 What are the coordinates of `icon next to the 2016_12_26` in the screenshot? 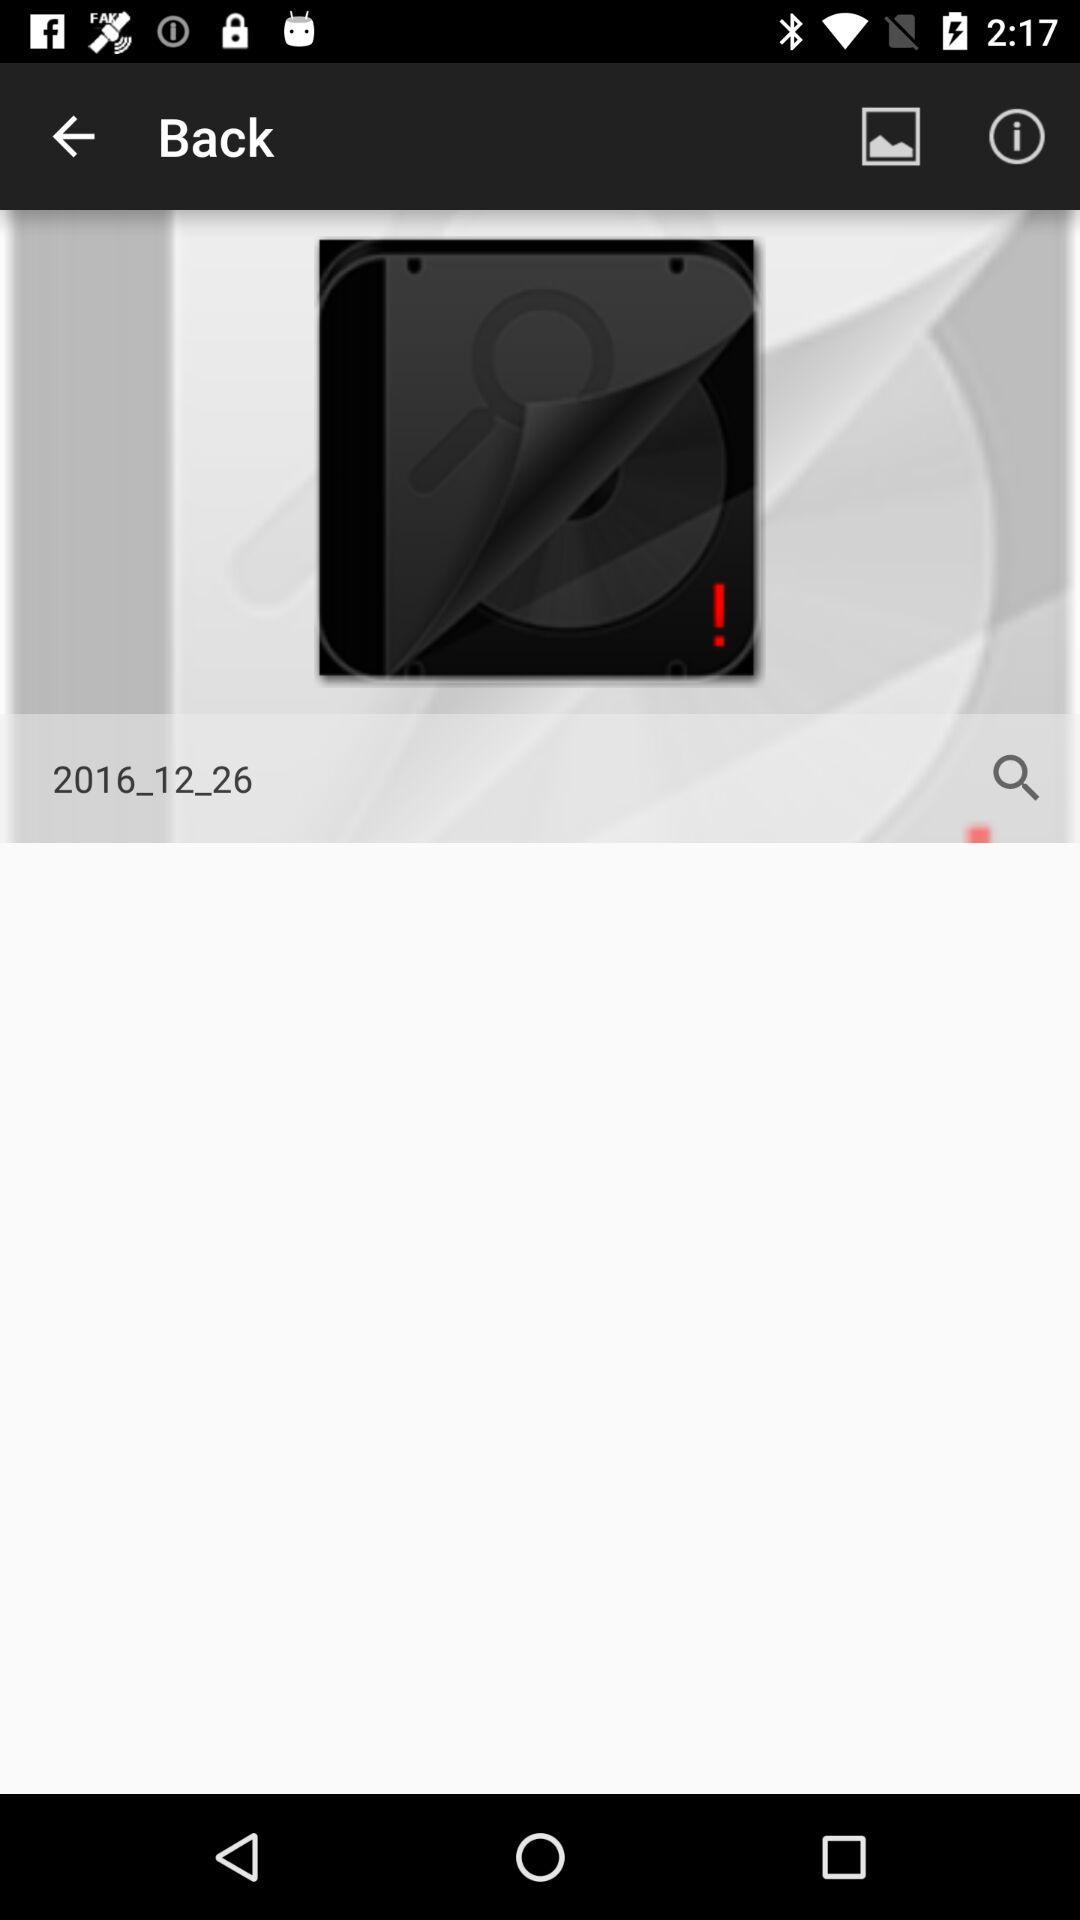 It's located at (1017, 777).